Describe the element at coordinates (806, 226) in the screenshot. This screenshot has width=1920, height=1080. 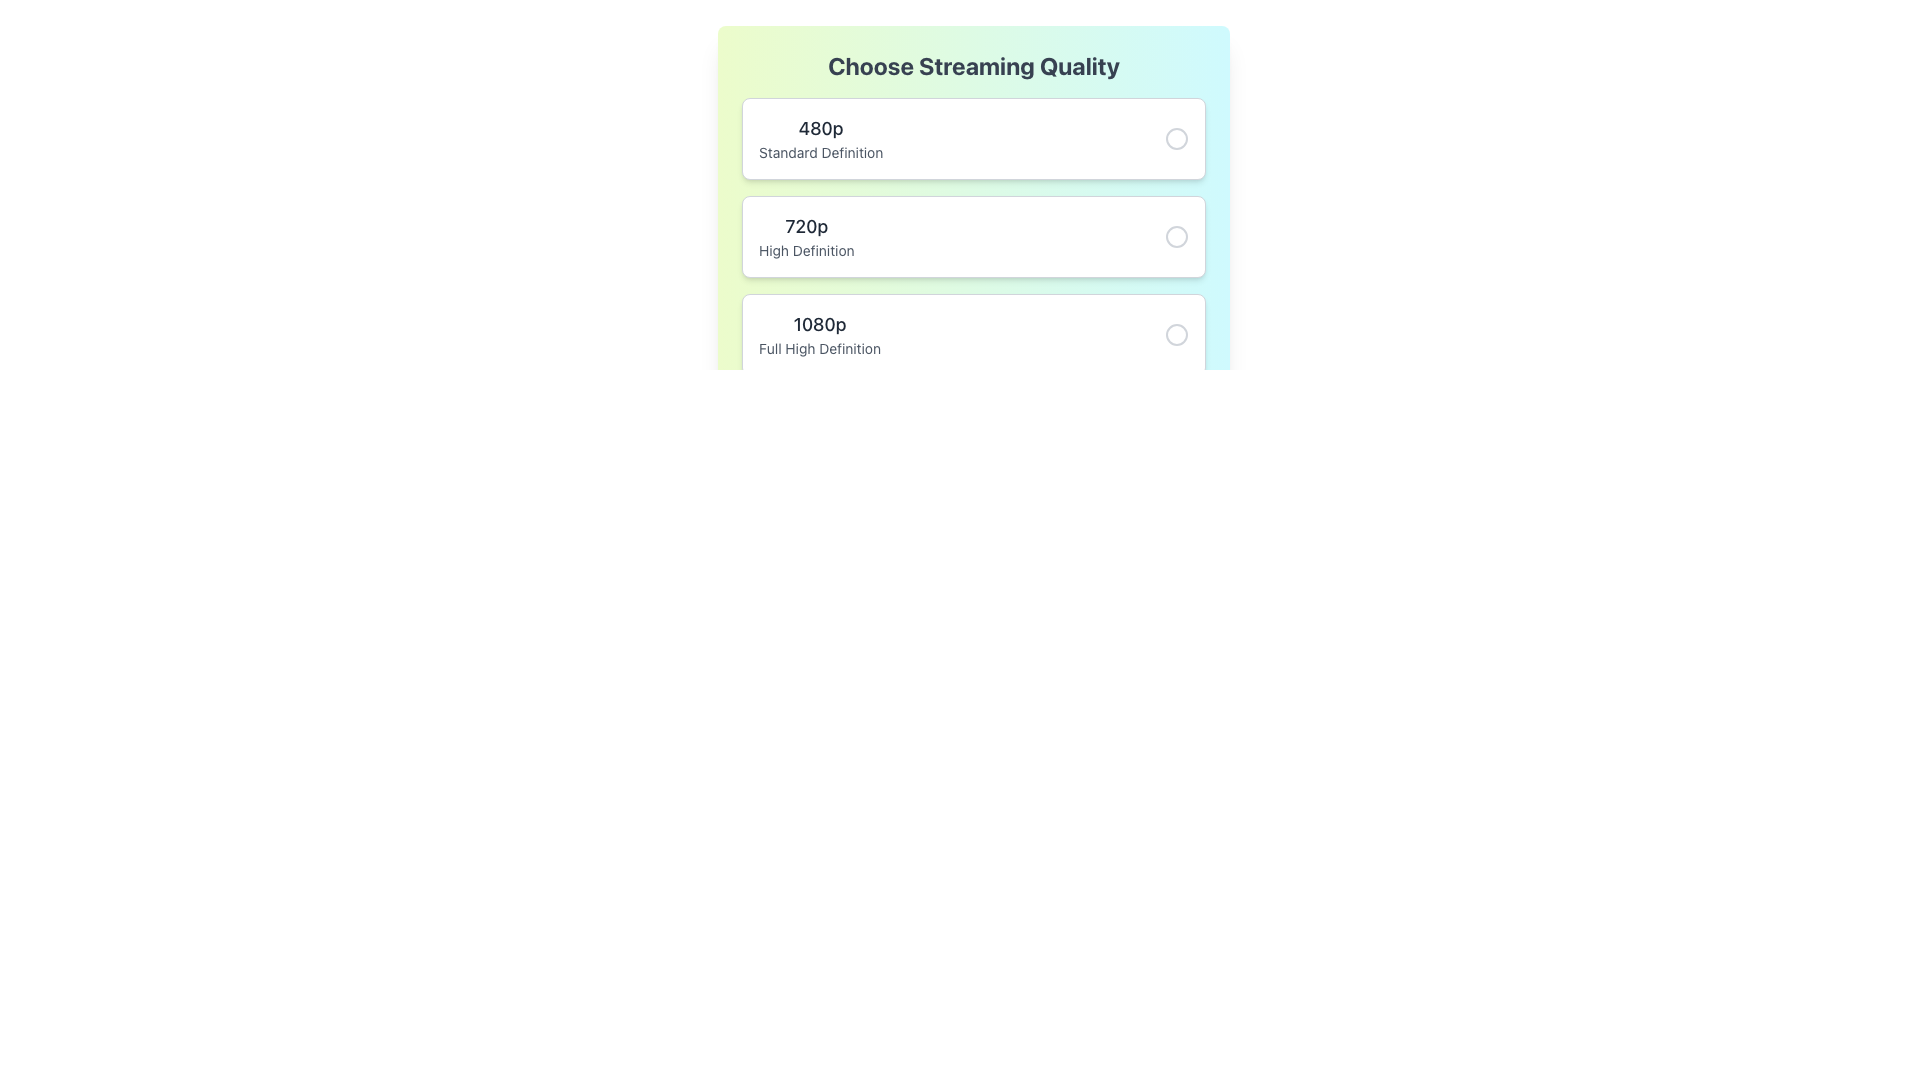
I see `the '720p' label, which is styled in bold dark gray text and is centrally aligned in the 'Choose Streaming Quality' section, positioned between '480p' and '1080p'` at that location.